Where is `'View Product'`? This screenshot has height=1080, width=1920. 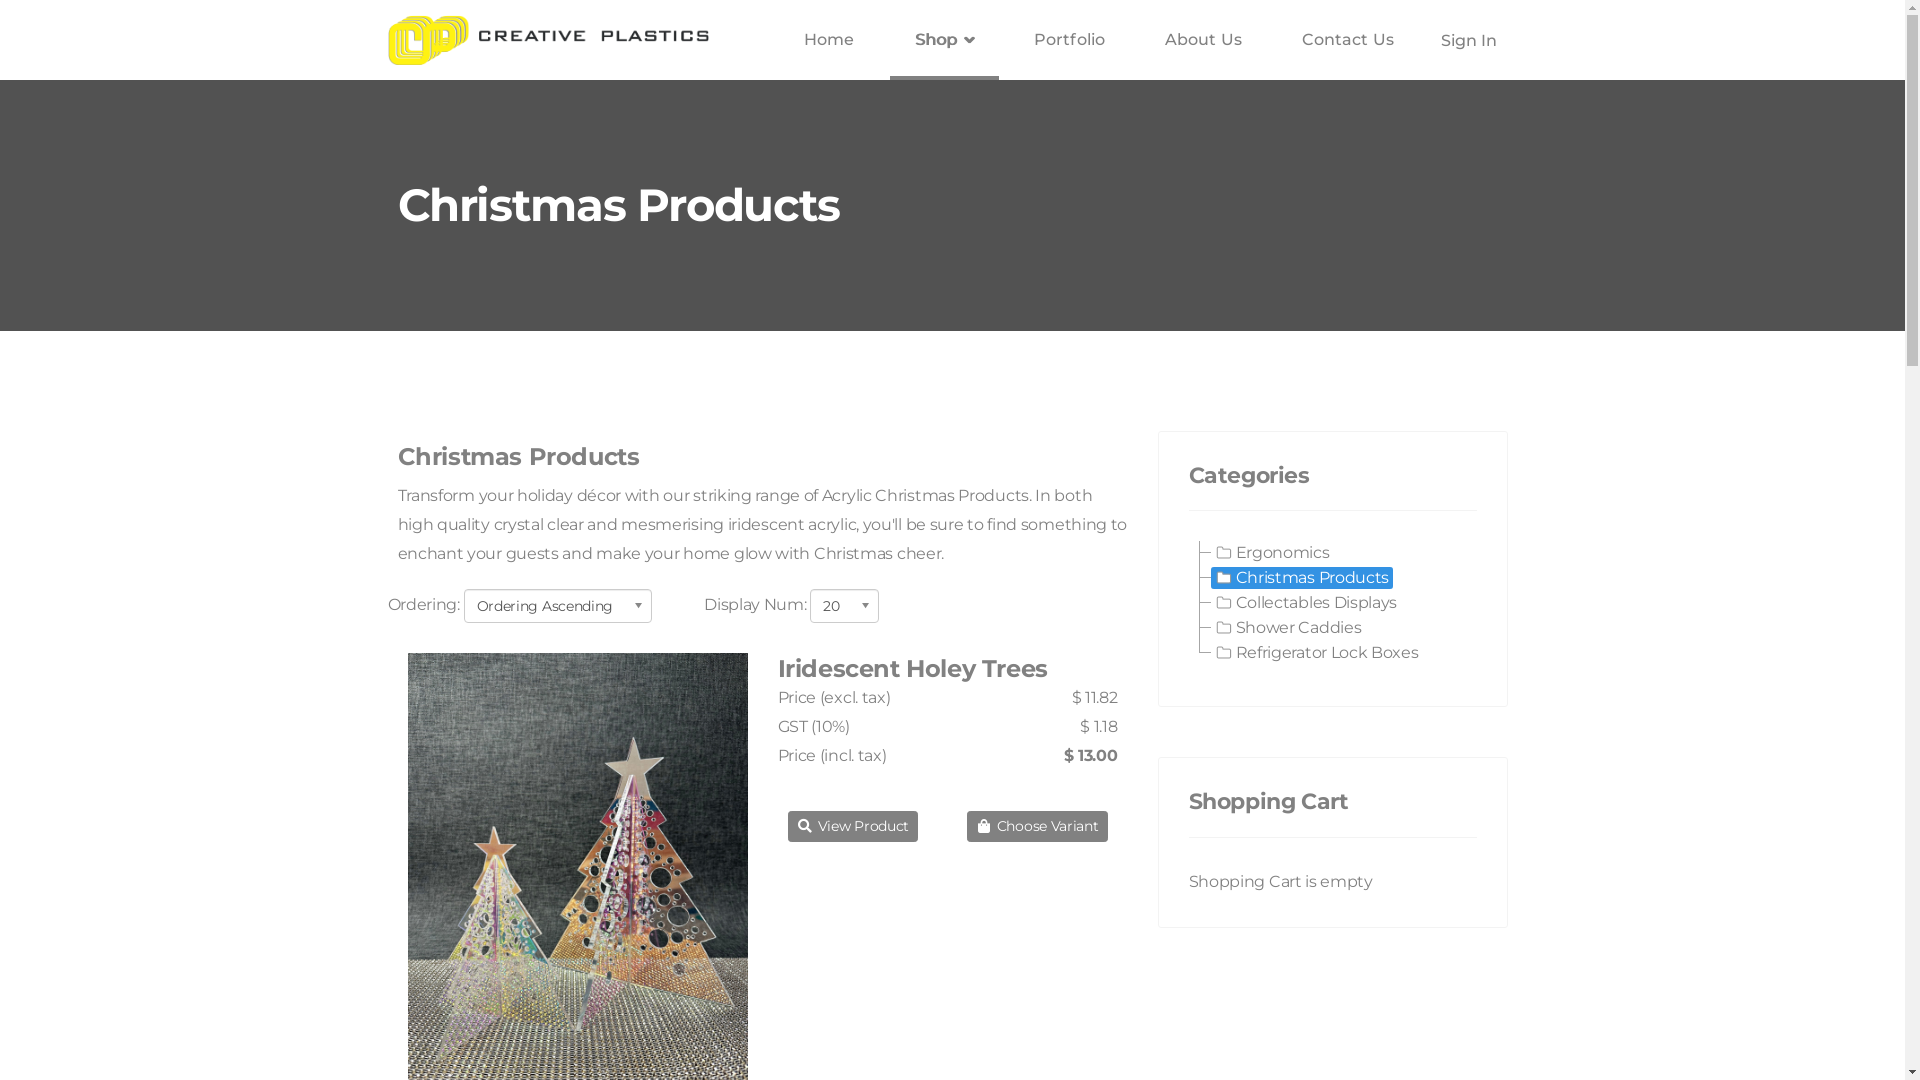
'View Product' is located at coordinates (853, 826).